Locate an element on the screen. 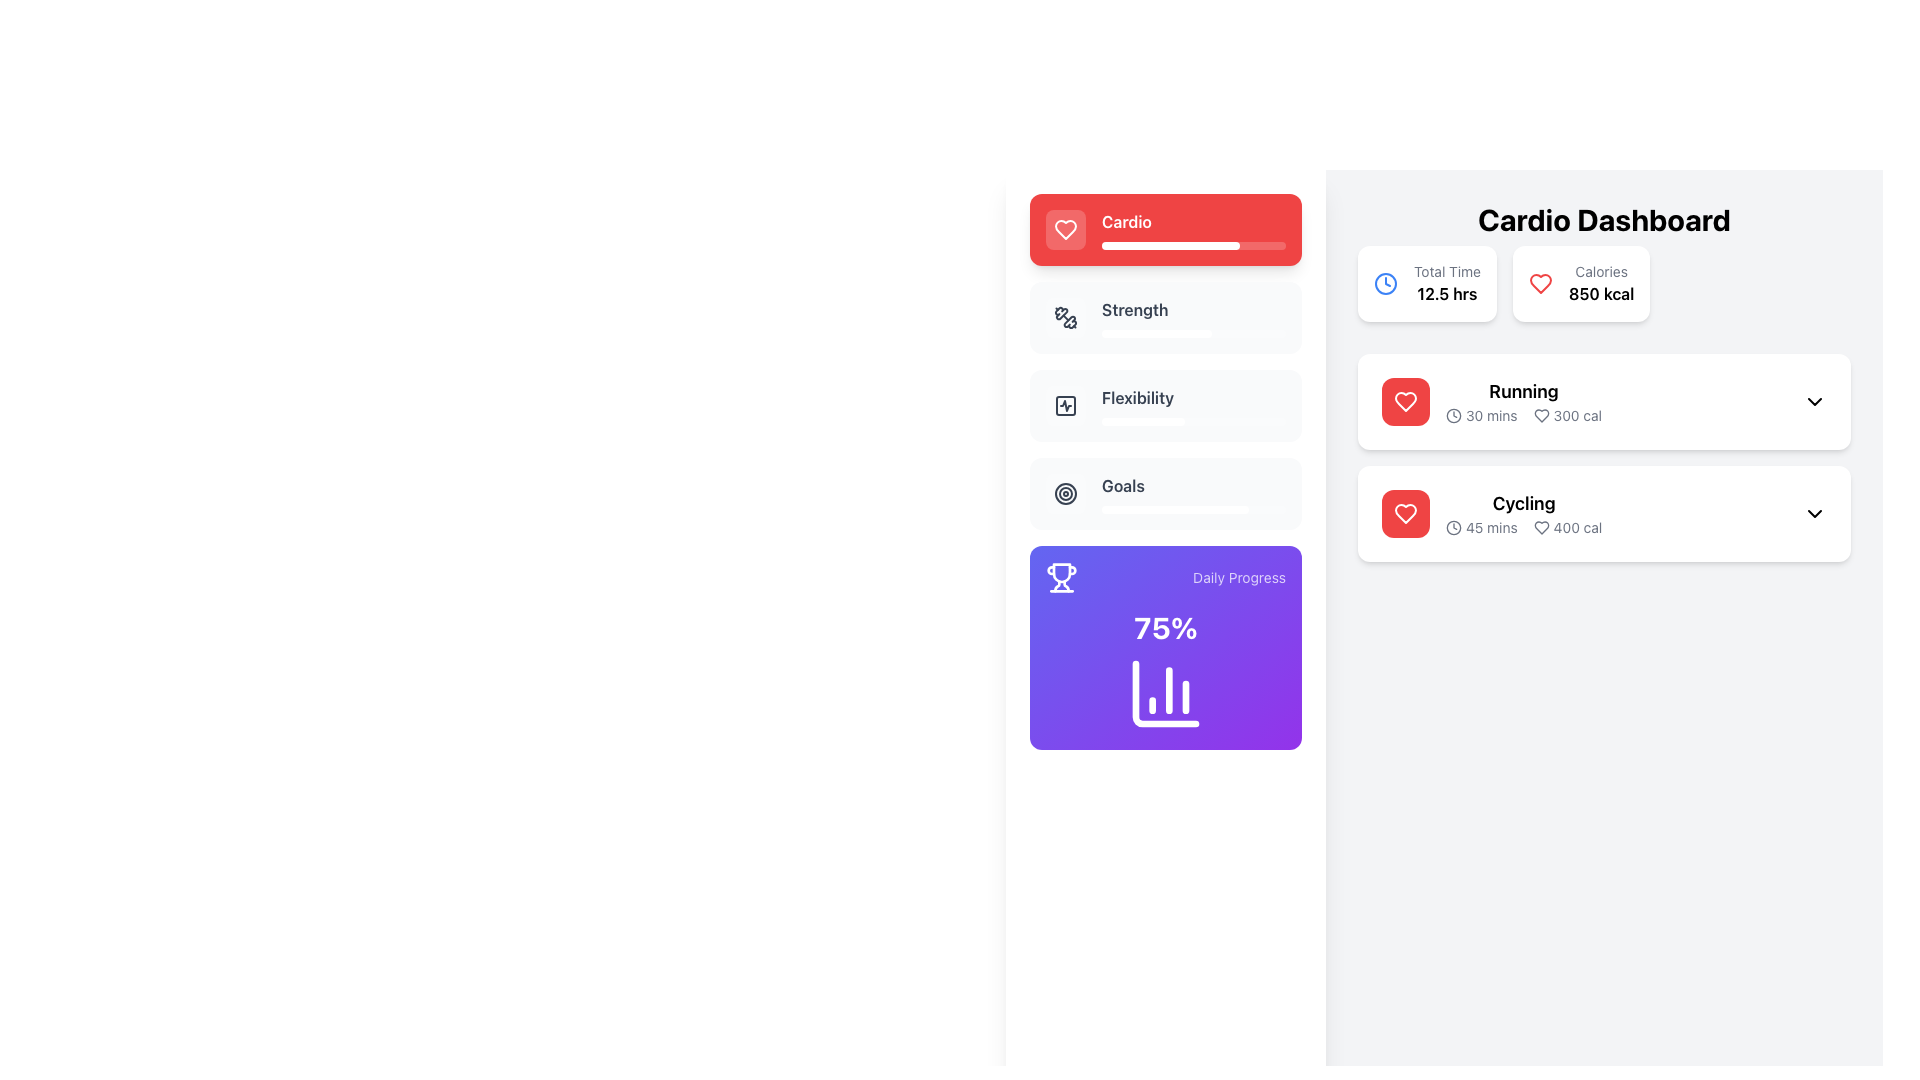  the calorie count text display located below the red heart icon in the 'Cardio Dashboard' section, which is the second item on the second row of the main panel is located at coordinates (1601, 284).